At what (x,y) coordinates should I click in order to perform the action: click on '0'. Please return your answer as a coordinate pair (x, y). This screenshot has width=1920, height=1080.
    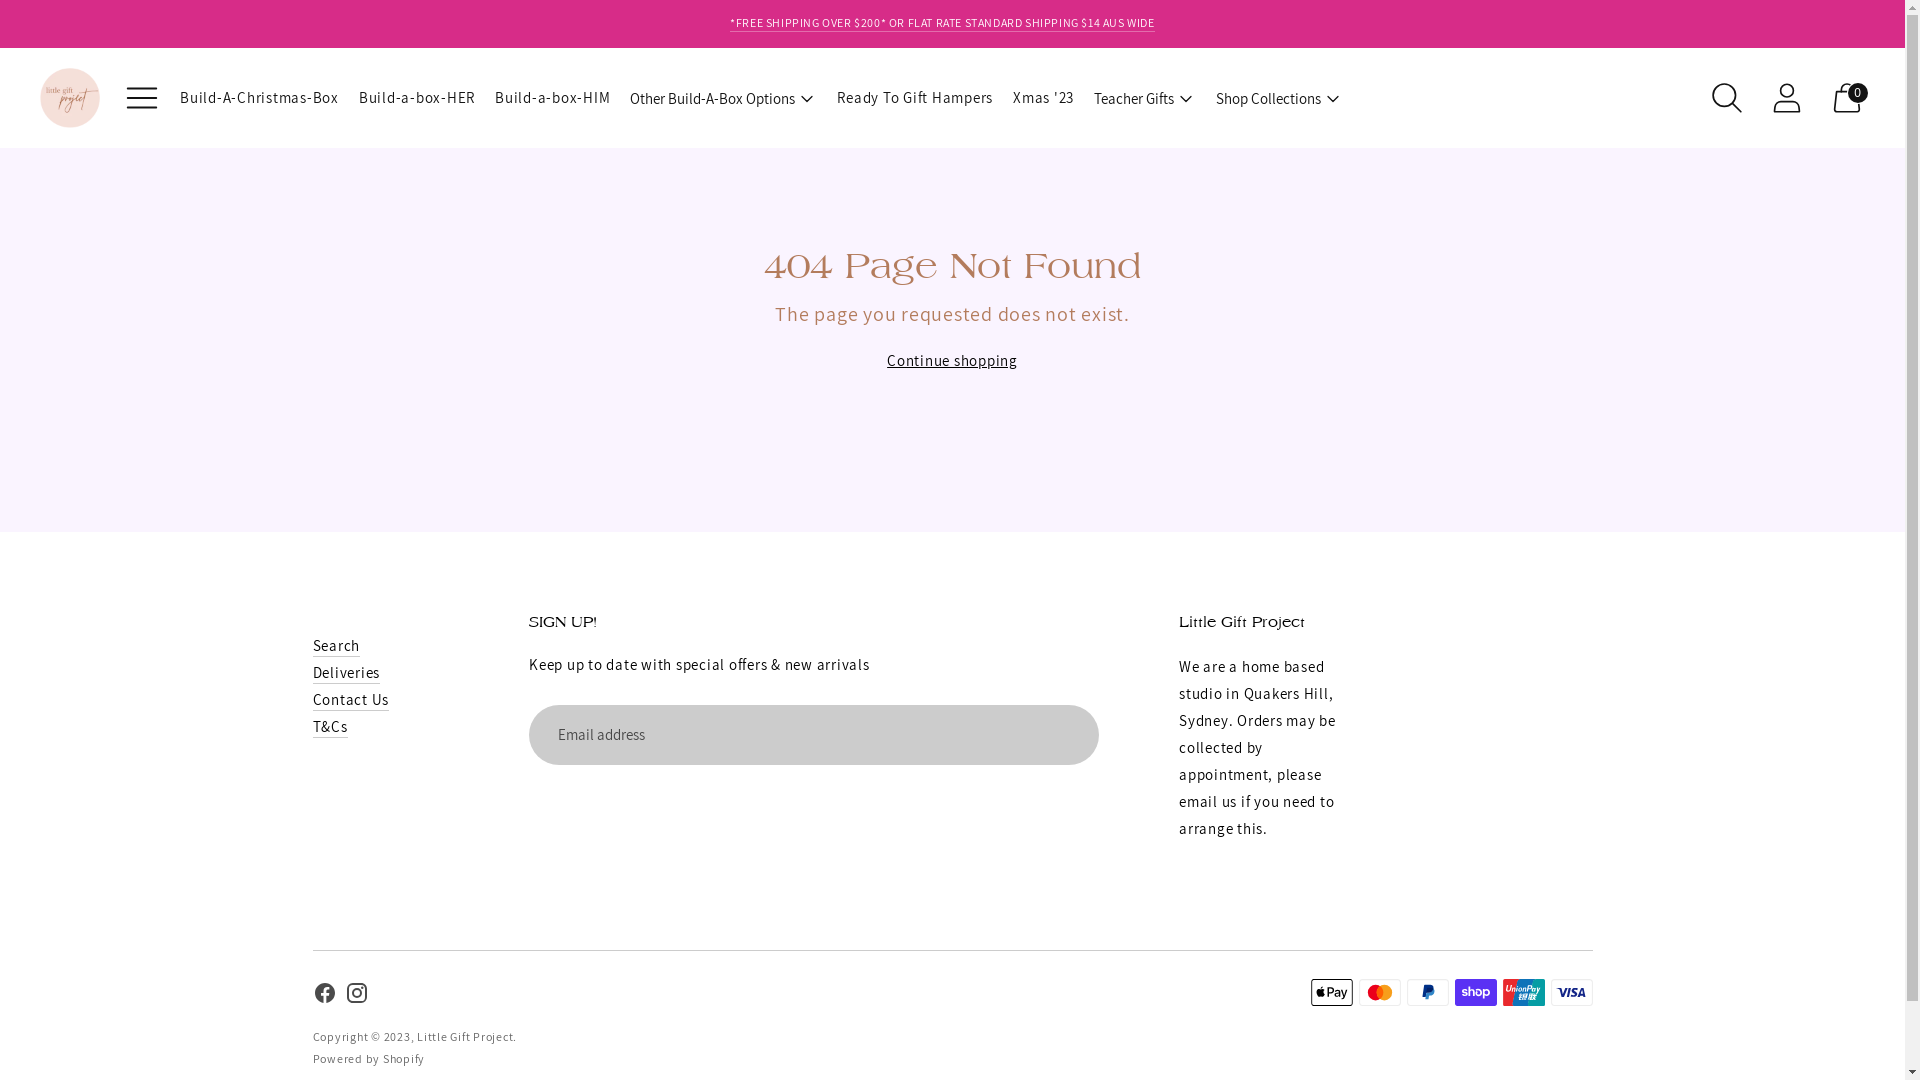
    Looking at the image, I should click on (1846, 97).